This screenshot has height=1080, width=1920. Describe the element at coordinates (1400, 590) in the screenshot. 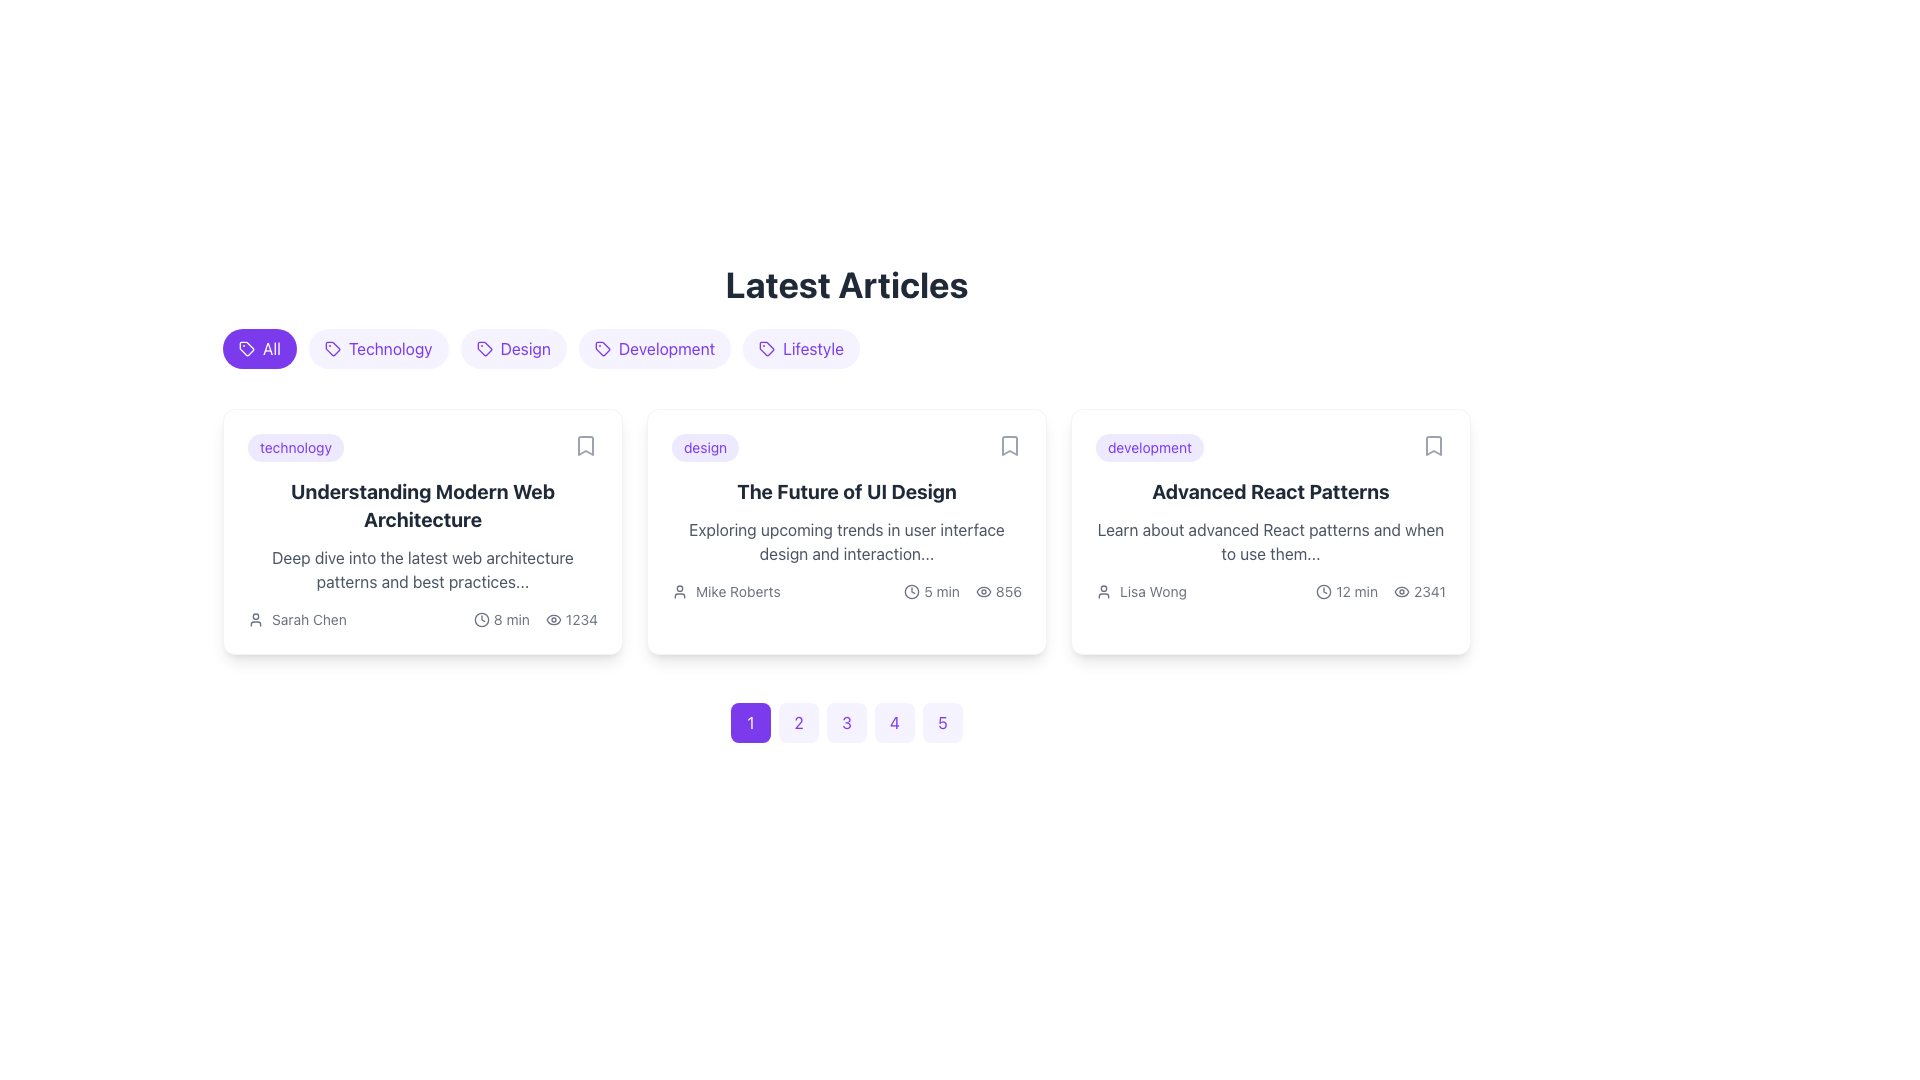

I see `the visibility icon located at the bottom-right corner of the third article card, which indicates the number of views associated with the content` at that location.